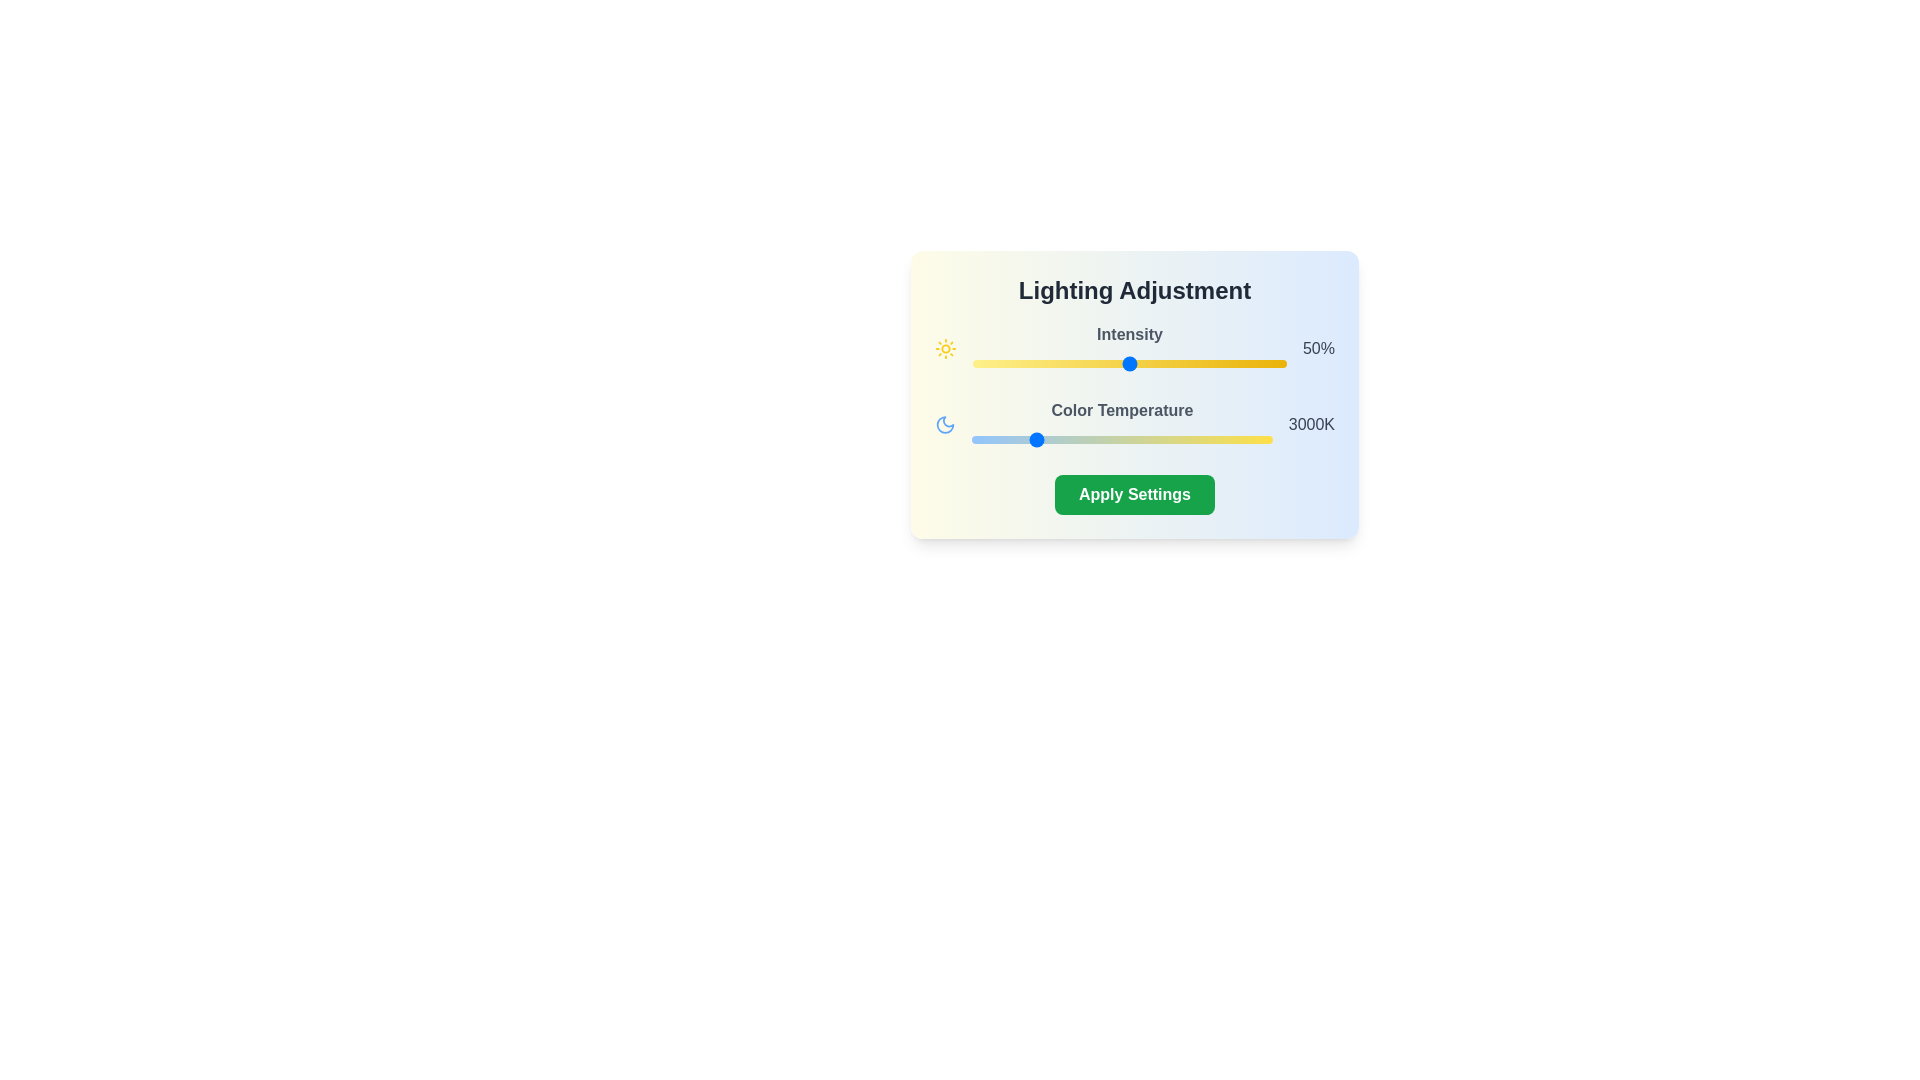 The image size is (1920, 1080). What do you see at coordinates (1047, 438) in the screenshot?
I see `the color temperature slider to set it to 3279 Kelvin` at bounding box center [1047, 438].